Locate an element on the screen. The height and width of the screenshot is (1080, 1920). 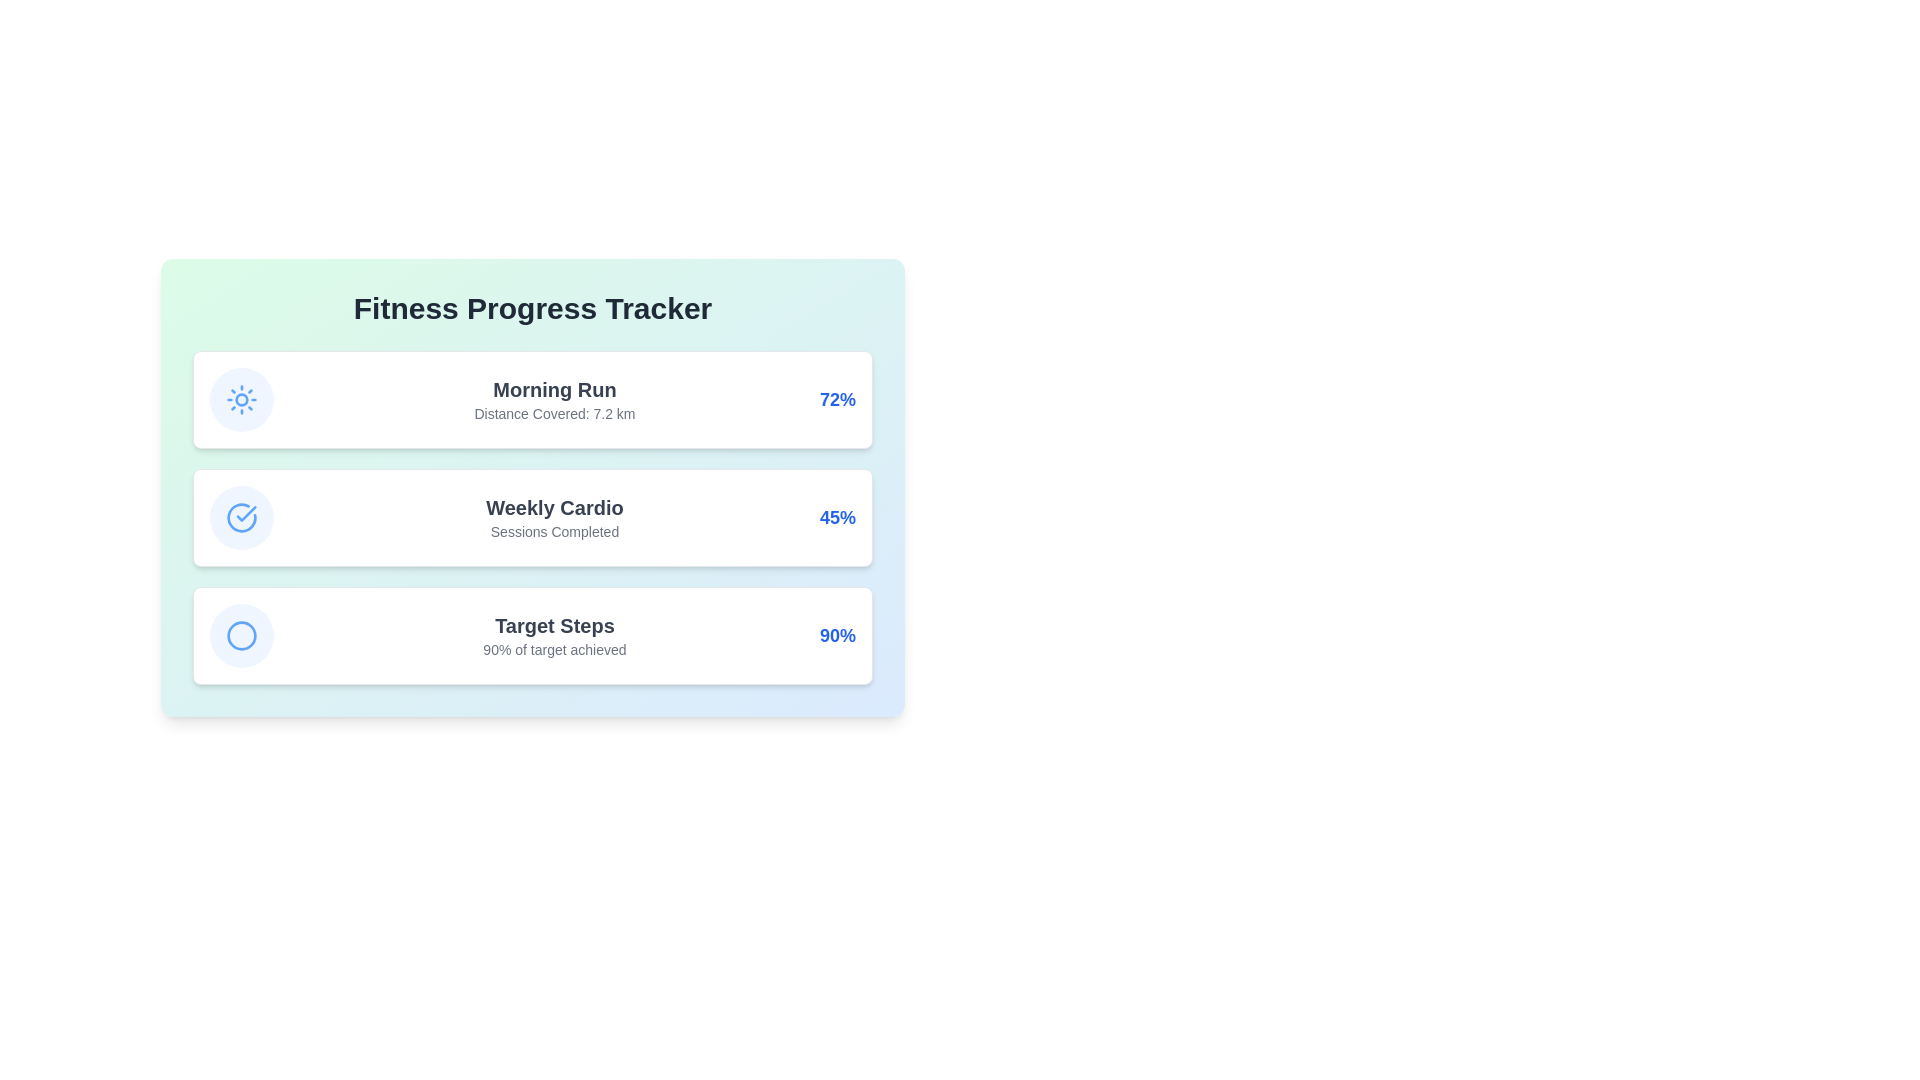
the text block titled 'Target Steps' which includes the headline and description stacked vertically within a card-like section on the right side of the interface is located at coordinates (555, 636).